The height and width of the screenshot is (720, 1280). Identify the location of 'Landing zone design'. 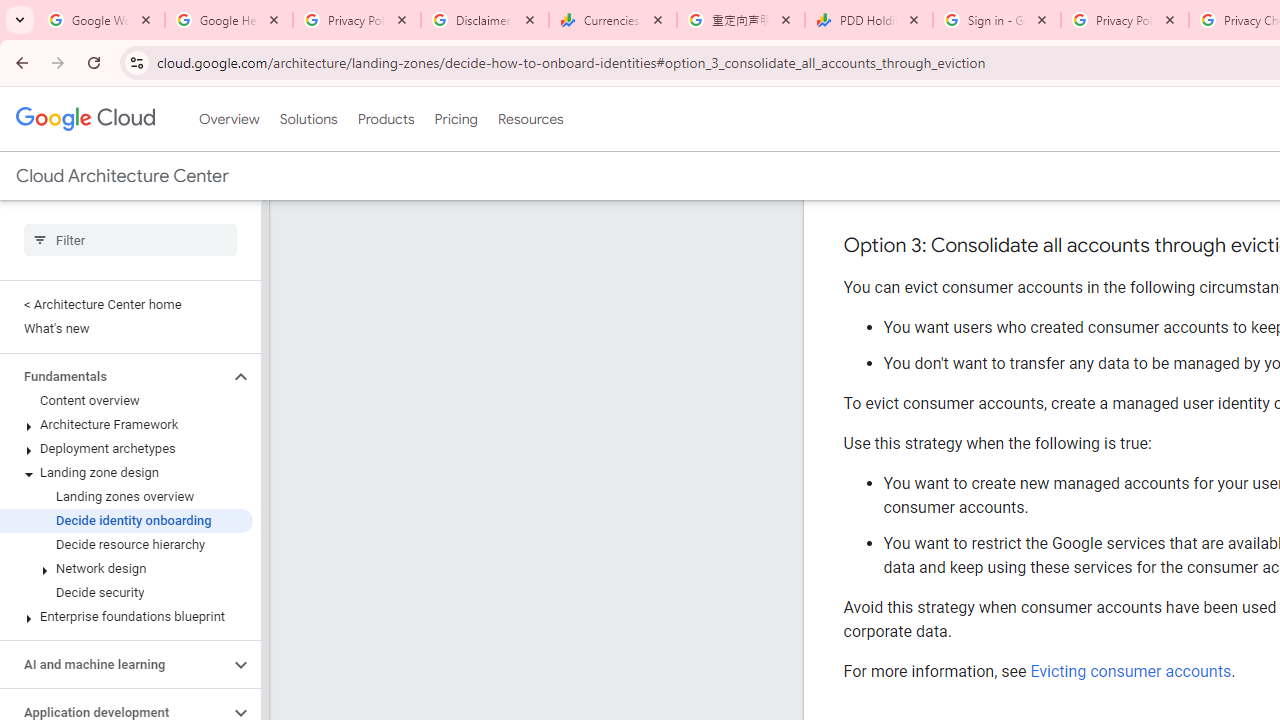
(125, 473).